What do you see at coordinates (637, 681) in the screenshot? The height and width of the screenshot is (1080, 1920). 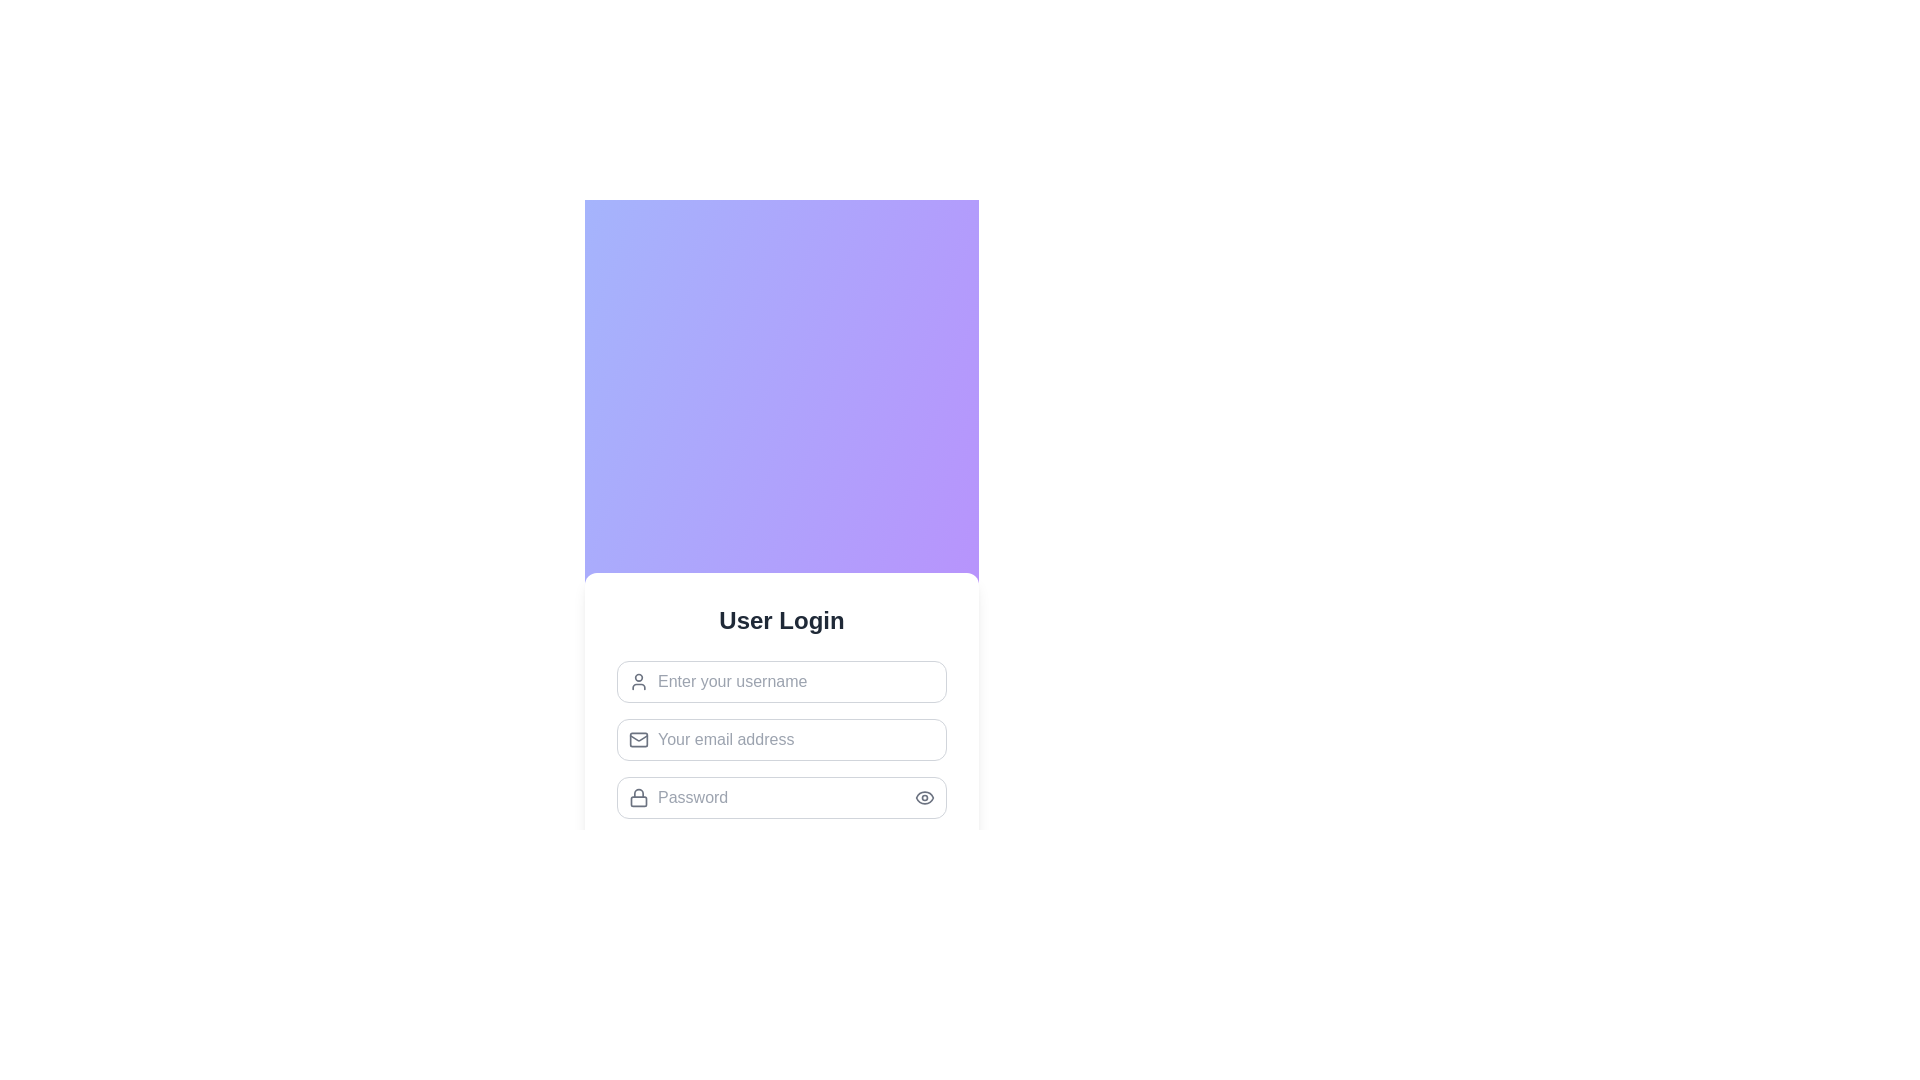 I see `the icon indicating the purpose of the adjacent input field for entering a username, positioned to the left of the placeholder text 'Enter your username'` at bounding box center [637, 681].